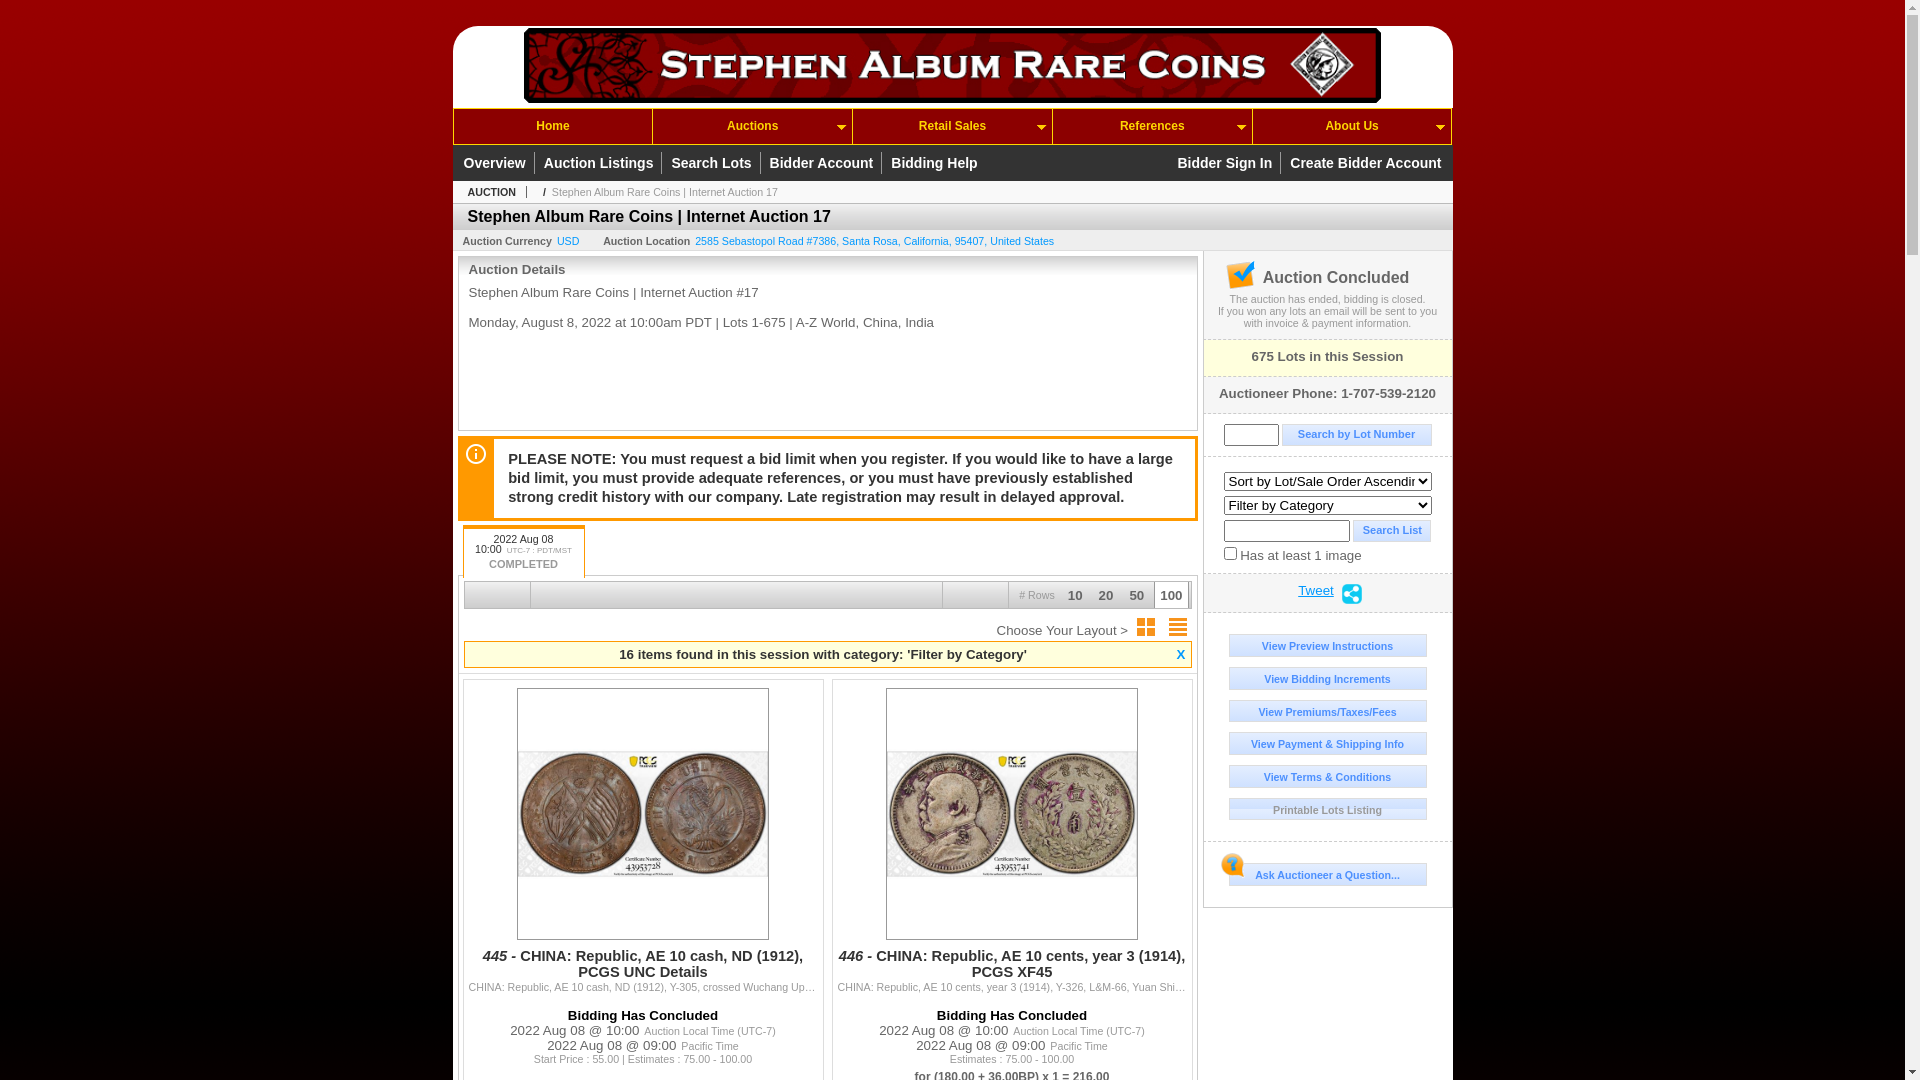 The image size is (1920, 1080). What do you see at coordinates (1251, 126) in the screenshot?
I see `'About Us'` at bounding box center [1251, 126].